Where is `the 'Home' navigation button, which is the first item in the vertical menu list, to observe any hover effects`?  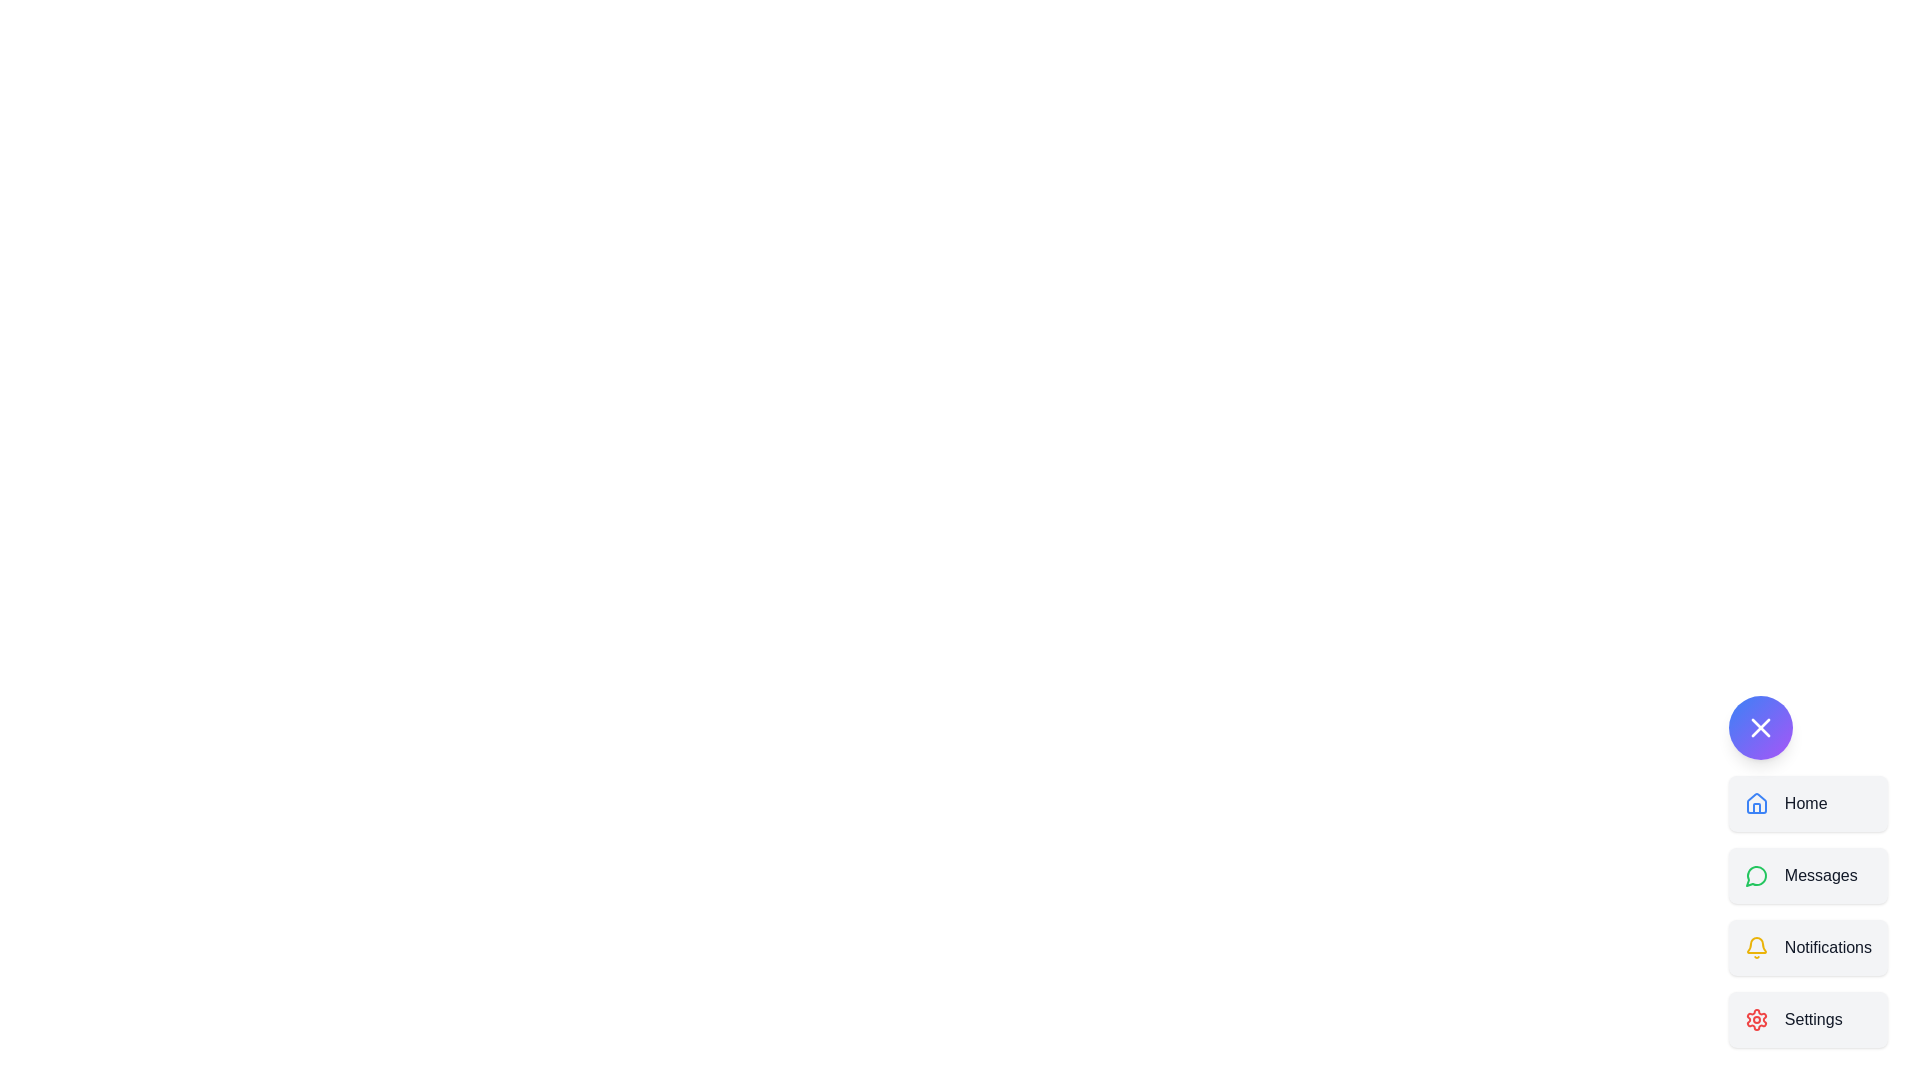 the 'Home' navigation button, which is the first item in the vertical menu list, to observe any hover effects is located at coordinates (1808, 802).